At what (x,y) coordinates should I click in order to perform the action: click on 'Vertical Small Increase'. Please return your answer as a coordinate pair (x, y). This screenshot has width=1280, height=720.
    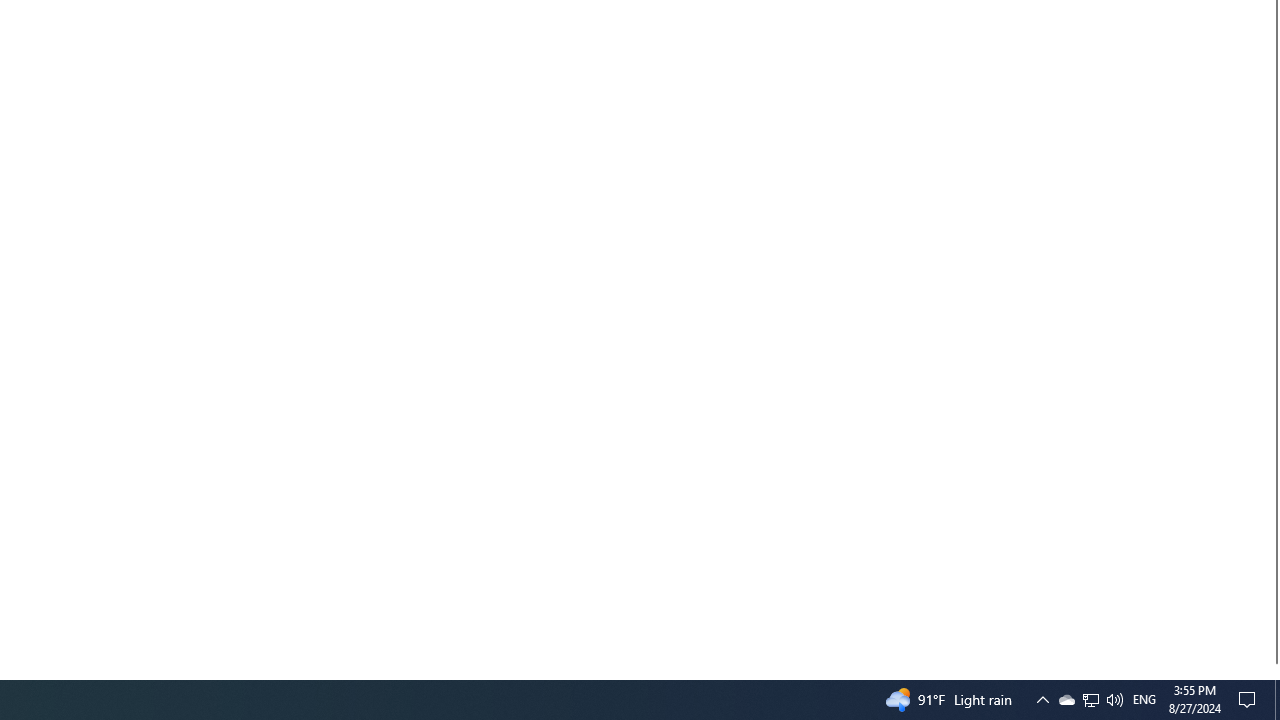
    Looking at the image, I should click on (1271, 671).